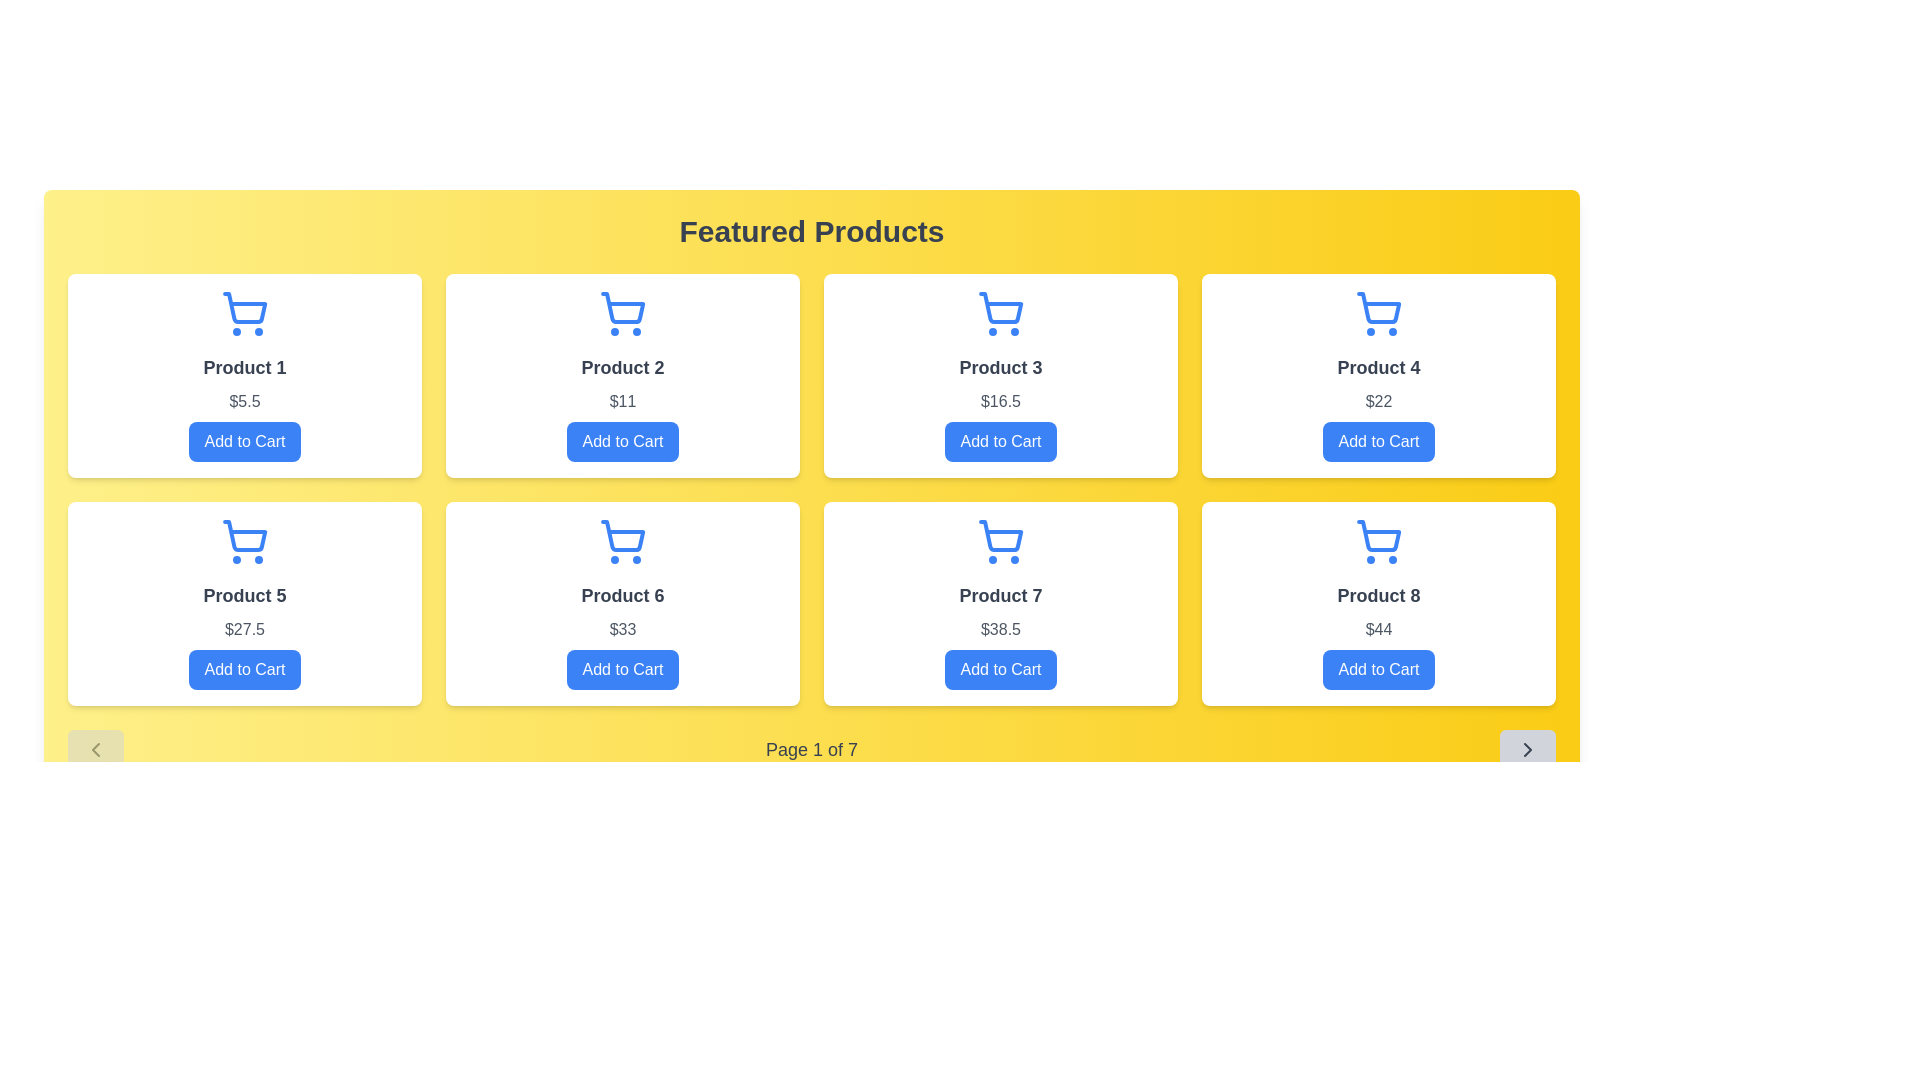 This screenshot has height=1080, width=1920. I want to click on the shopping cart icon representing the 'Add to Cart' functionality for 'Product 6', which is located in the second card of the second row, so click(622, 535).